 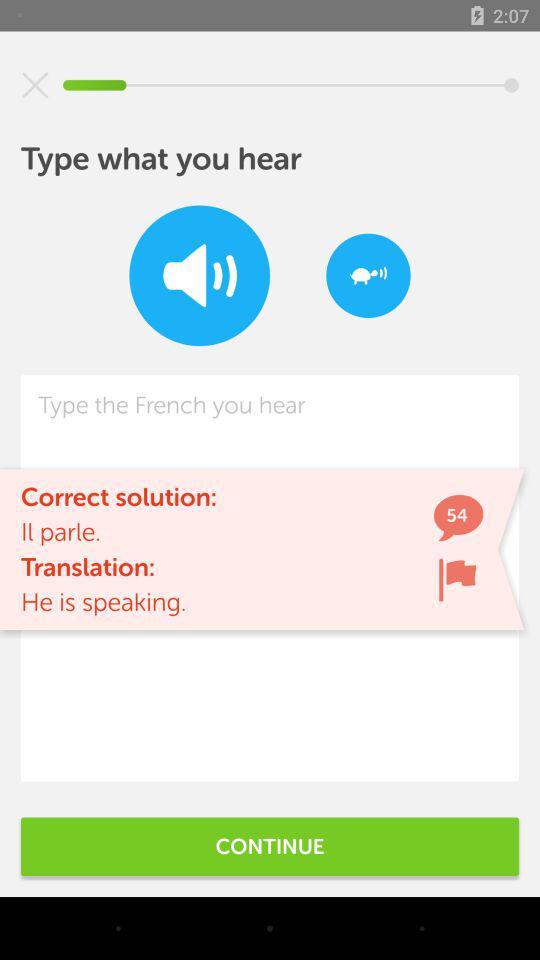 I want to click on the icon next to the he is speaking. item, so click(x=457, y=579).